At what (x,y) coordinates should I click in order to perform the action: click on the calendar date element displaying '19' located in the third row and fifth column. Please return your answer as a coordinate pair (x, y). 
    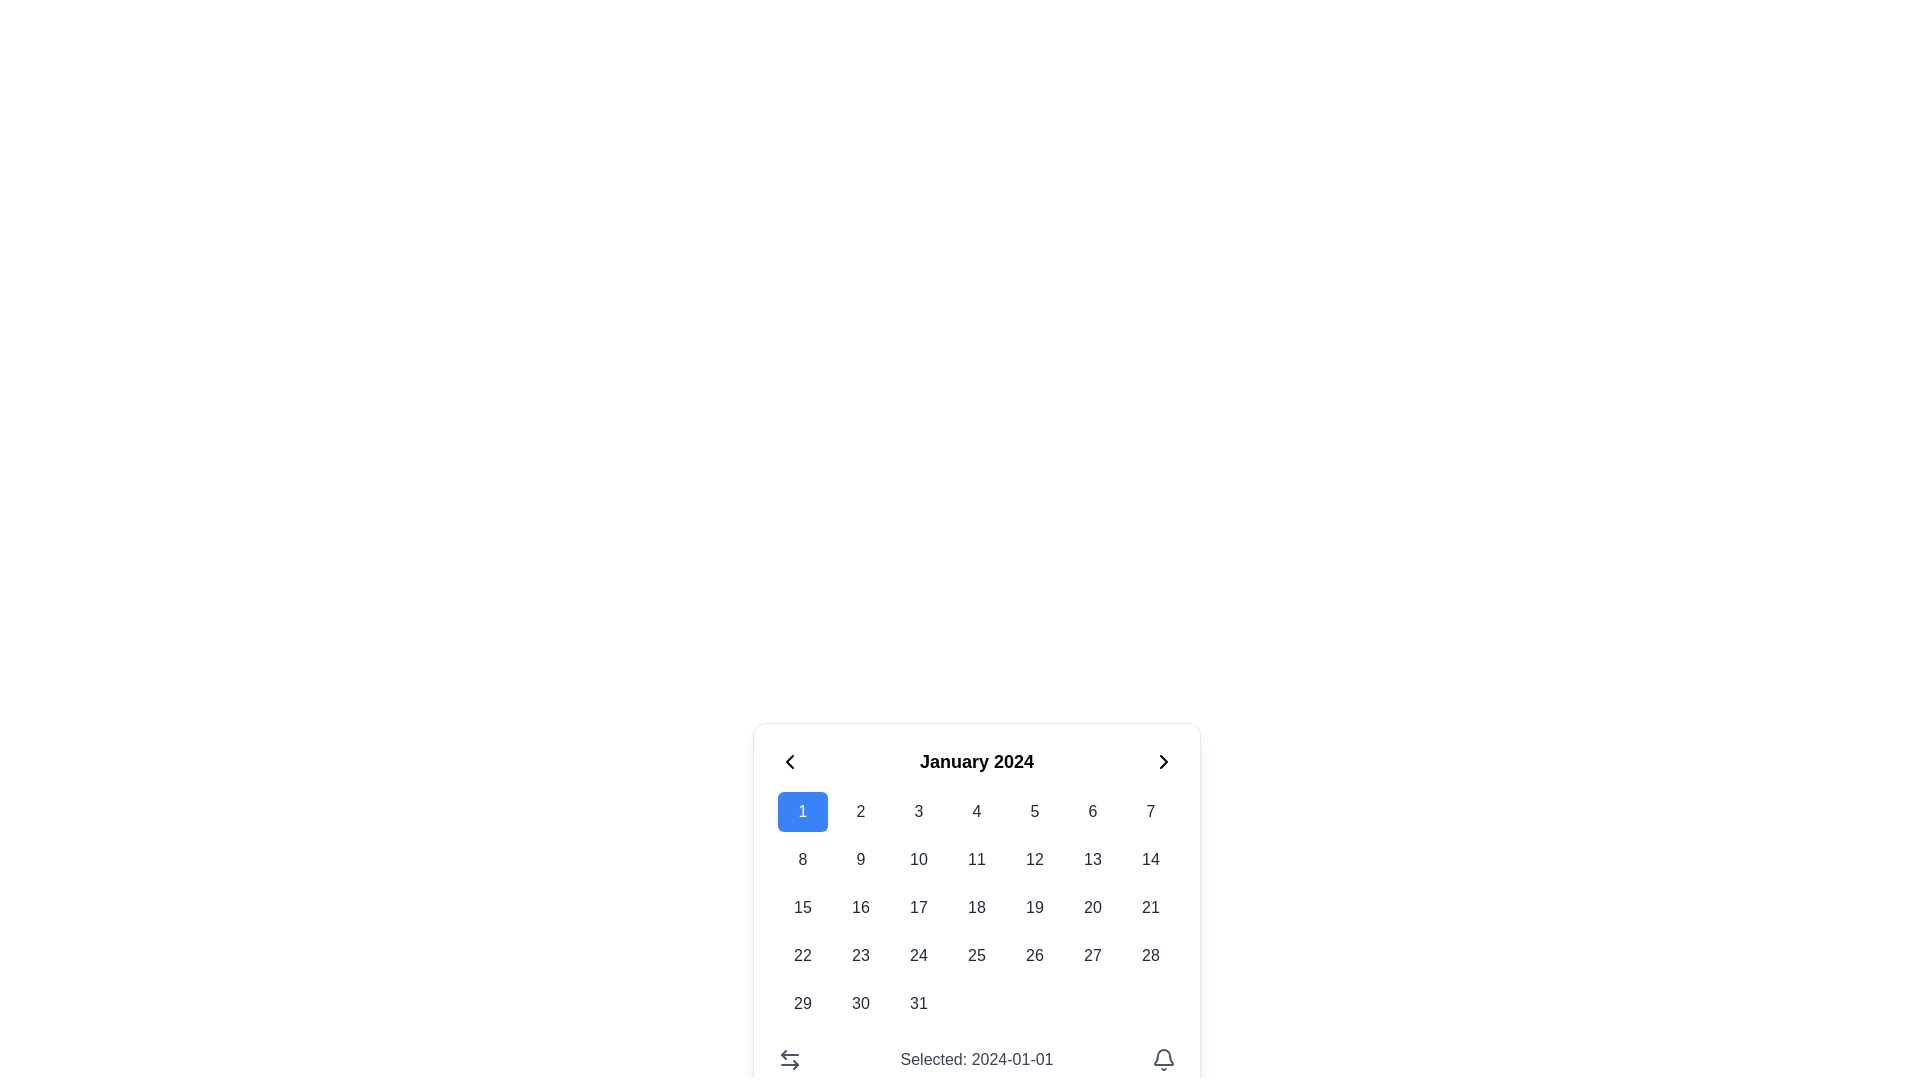
    Looking at the image, I should click on (1035, 907).